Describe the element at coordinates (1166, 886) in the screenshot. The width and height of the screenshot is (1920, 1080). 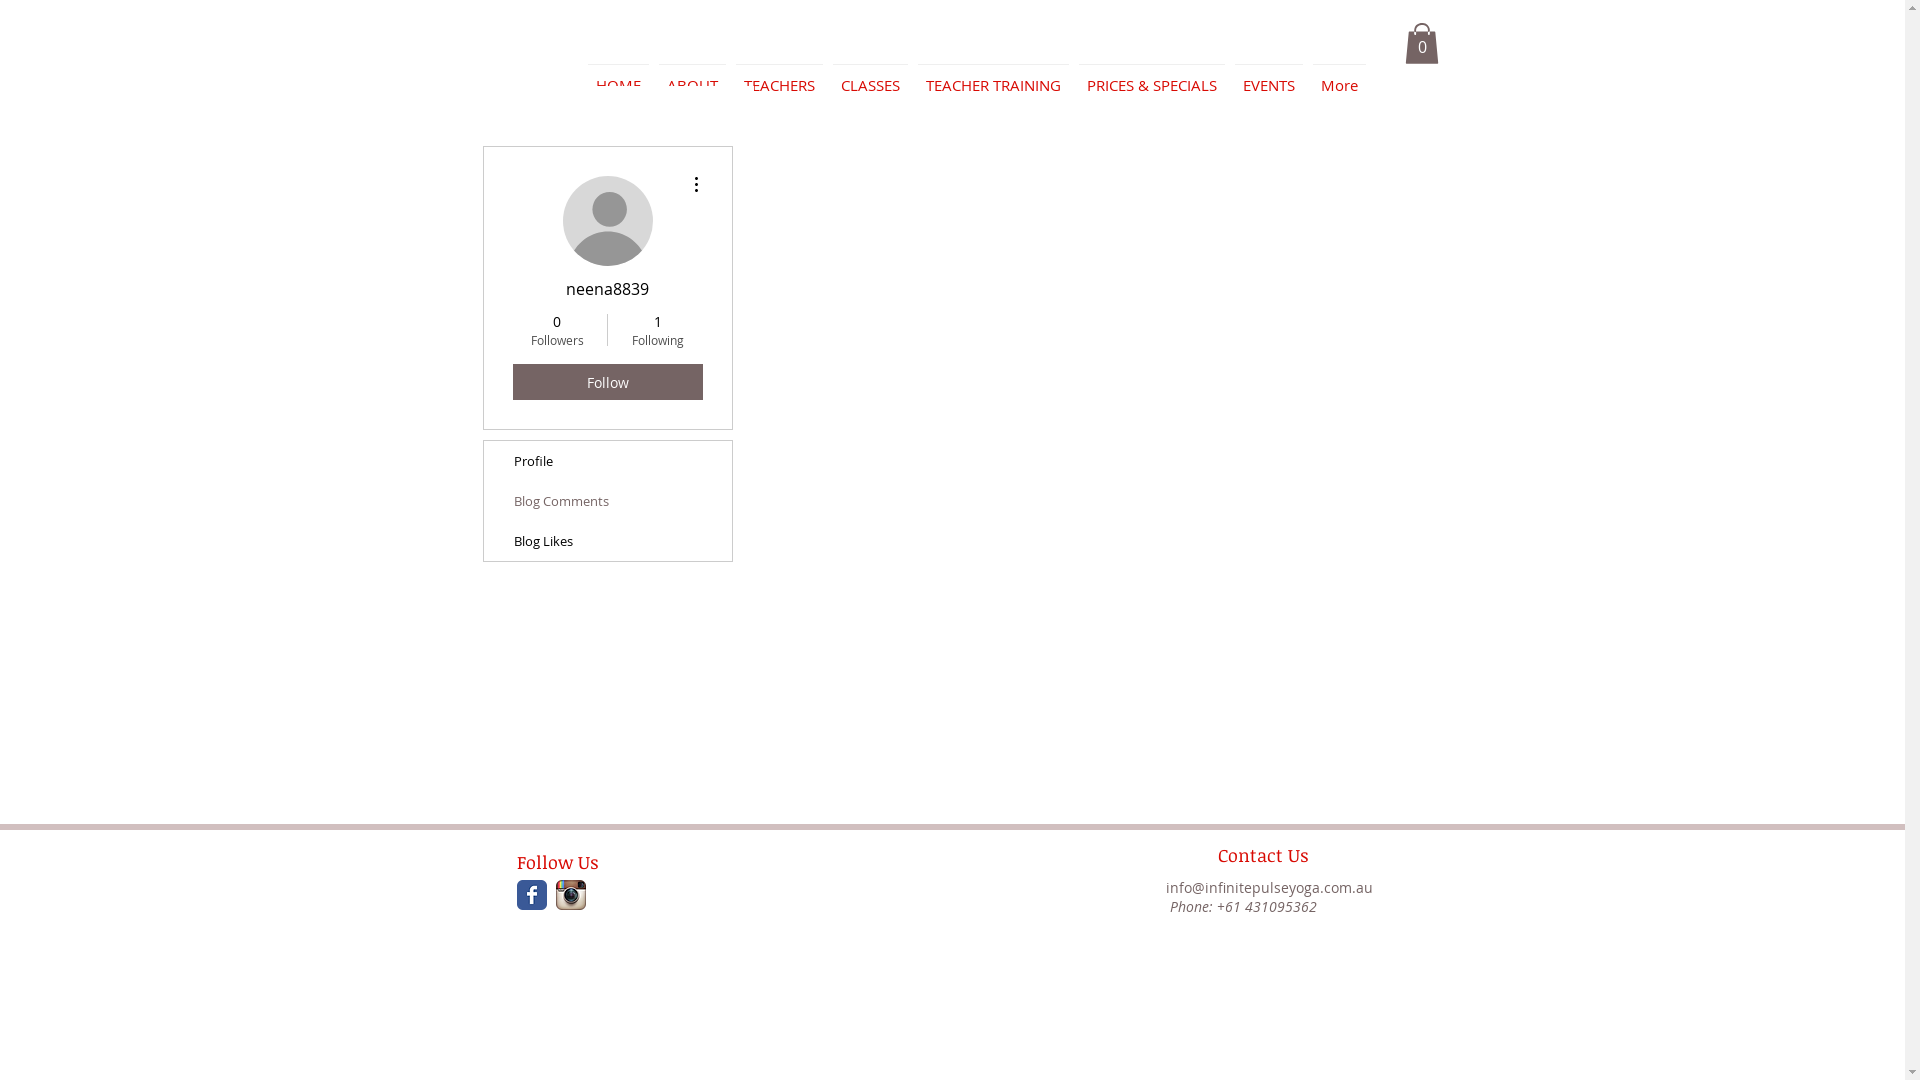
I see `'info@infinitepulseyoga.com.au'` at that location.